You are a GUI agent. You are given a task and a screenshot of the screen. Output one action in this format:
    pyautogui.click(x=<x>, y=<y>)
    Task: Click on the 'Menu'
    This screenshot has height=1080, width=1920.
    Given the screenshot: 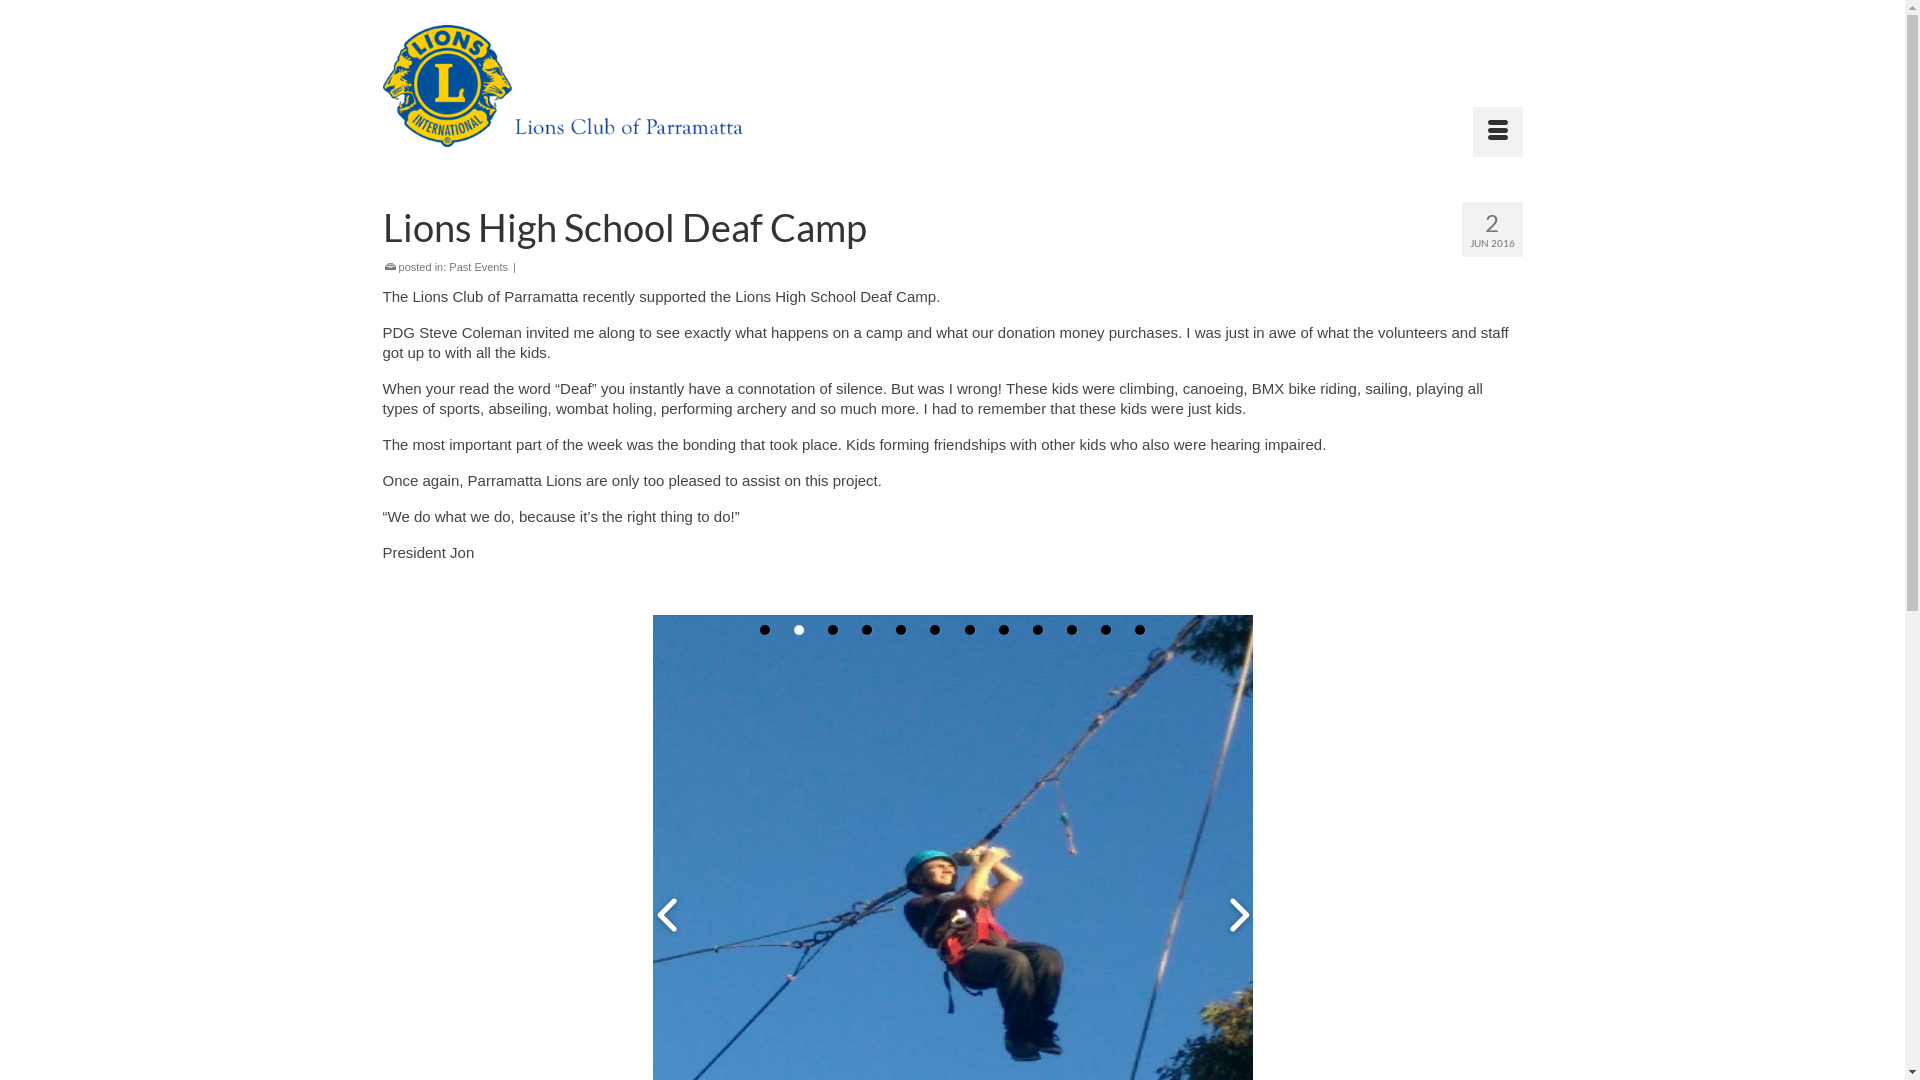 What is the action you would take?
    pyautogui.click(x=1497, y=131)
    